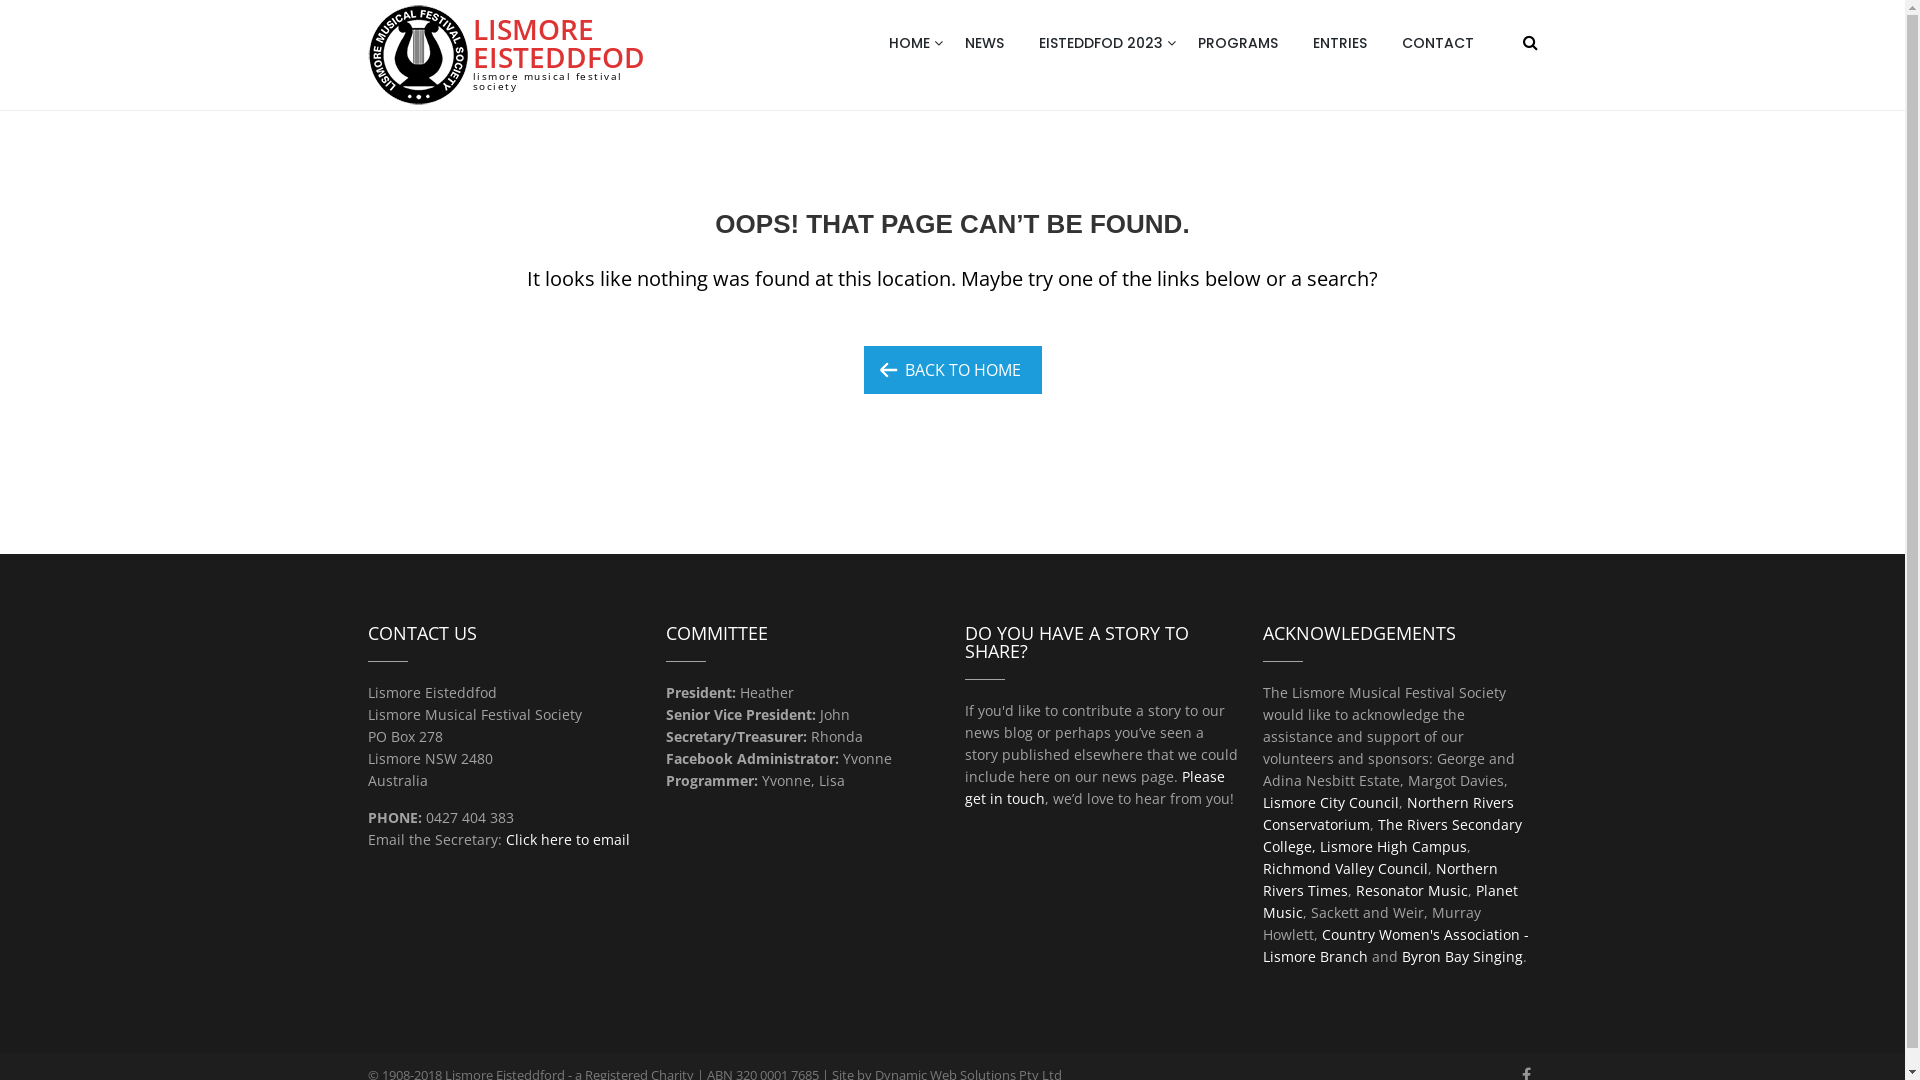 This screenshot has width=1920, height=1080. Describe the element at coordinates (1261, 945) in the screenshot. I see `'Country Women's Association - Lismore Branch'` at that location.